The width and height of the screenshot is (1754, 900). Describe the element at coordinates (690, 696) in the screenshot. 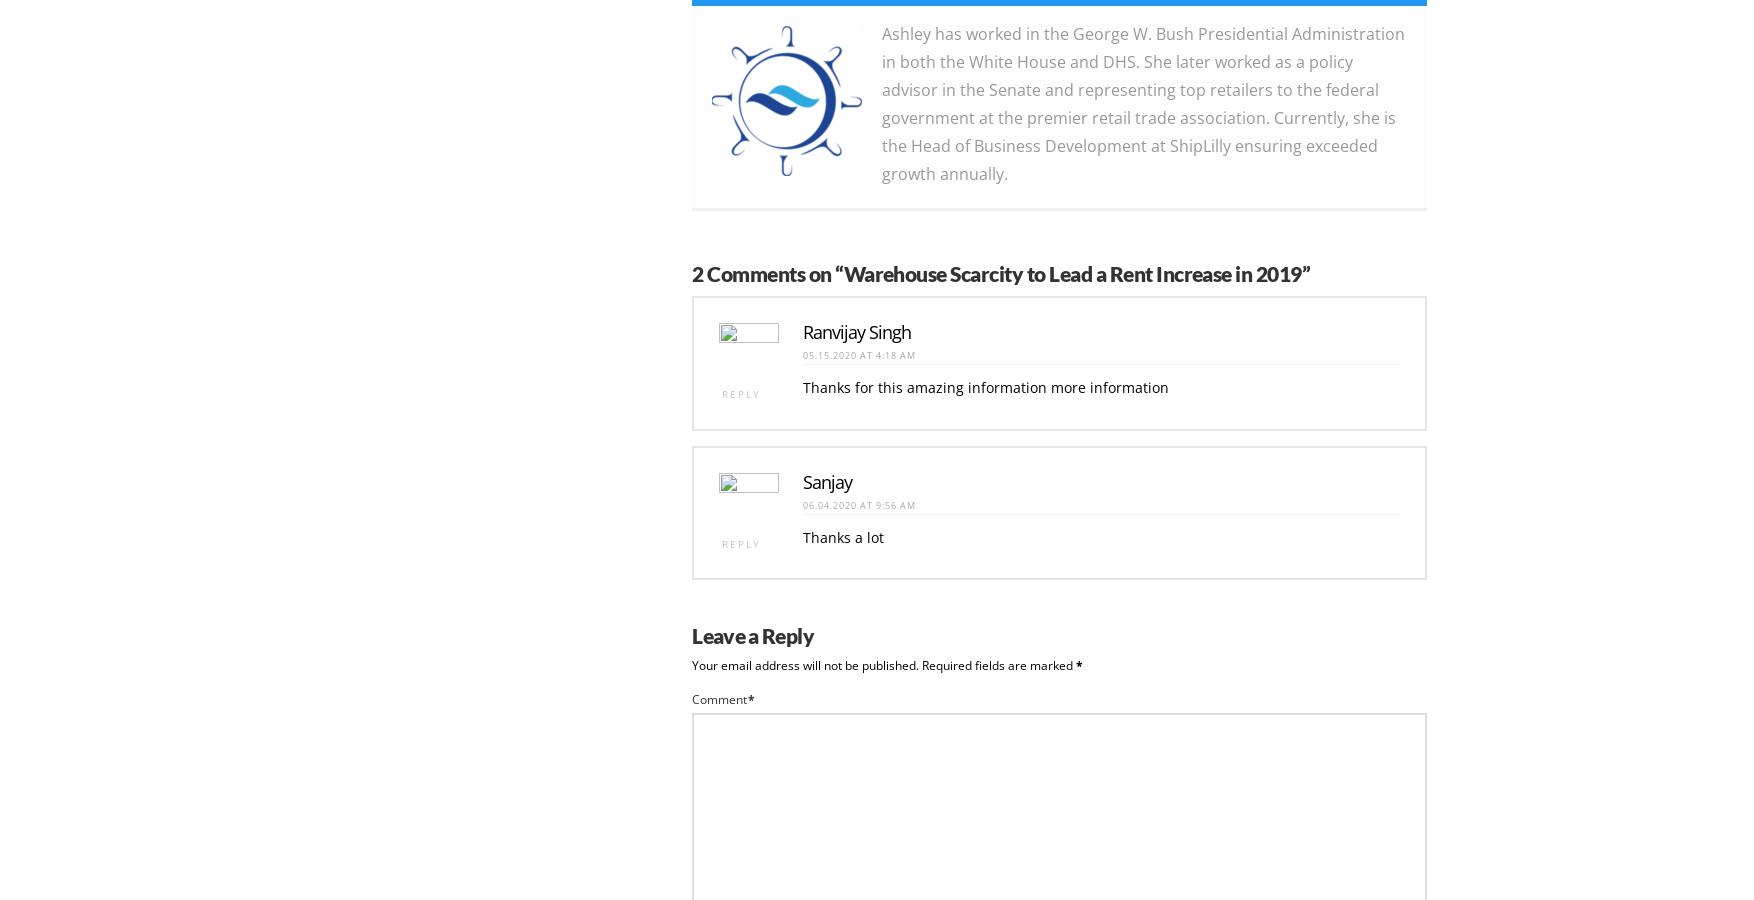

I see `'Comment'` at that location.